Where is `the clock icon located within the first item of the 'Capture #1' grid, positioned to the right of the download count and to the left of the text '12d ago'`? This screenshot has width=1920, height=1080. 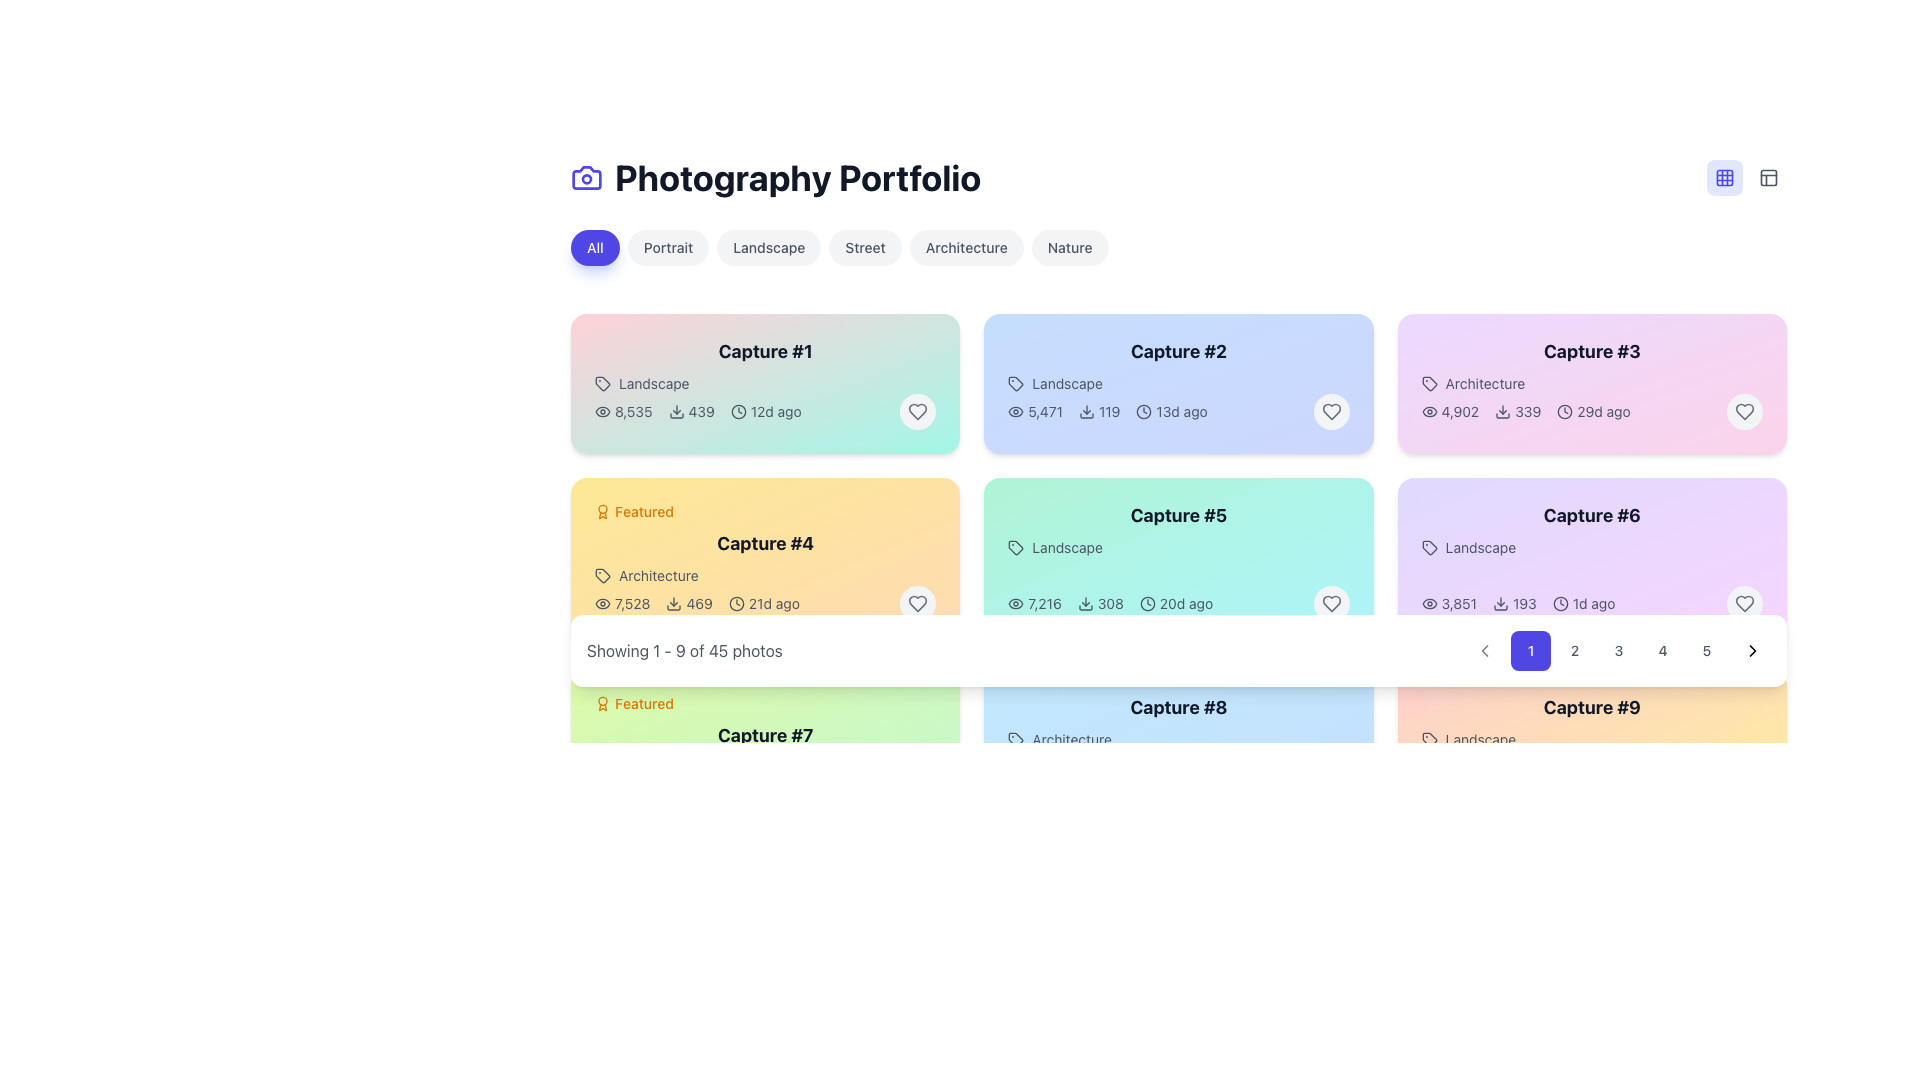 the clock icon located within the first item of the 'Capture #1' grid, positioned to the right of the download count and to the left of the text '12d ago' is located at coordinates (737, 411).